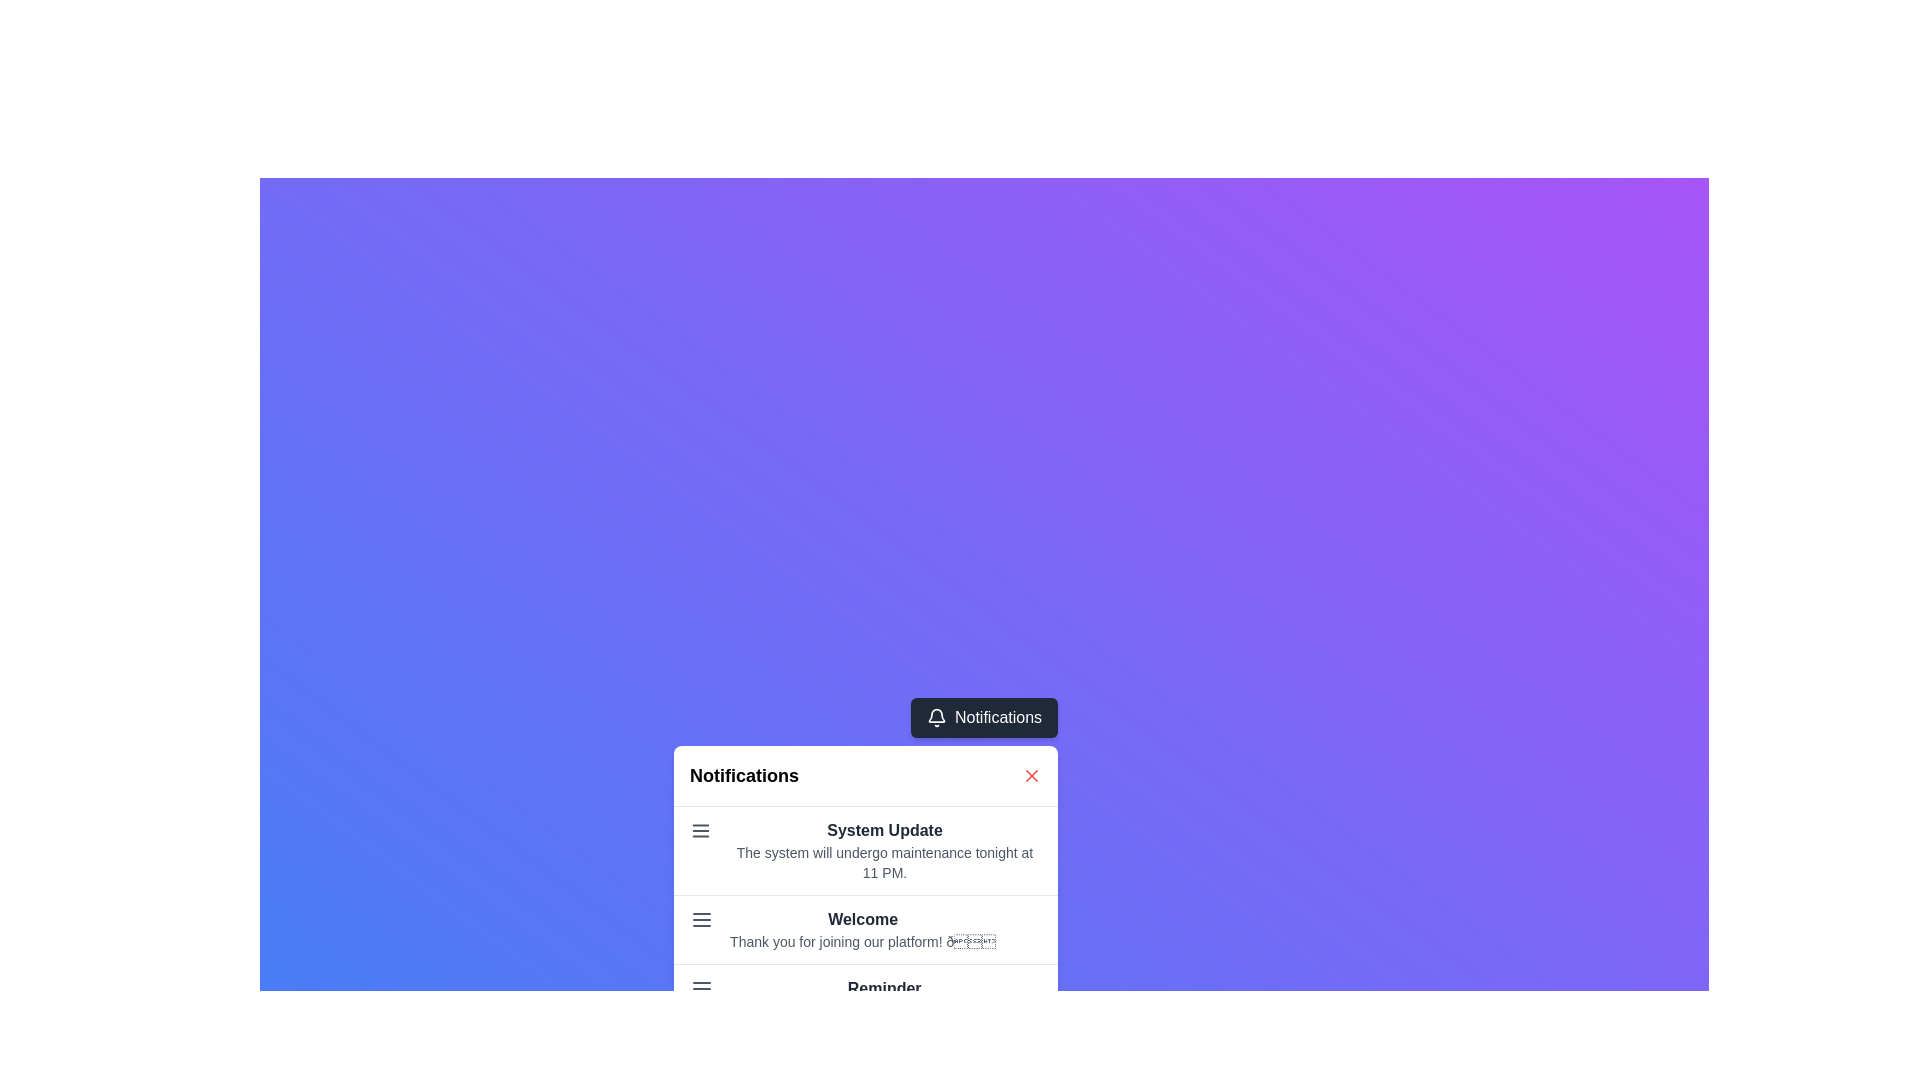 This screenshot has width=1920, height=1080. What do you see at coordinates (863, 920) in the screenshot?
I see `text content of the welcoming header located at the second notification entry in the notifications panel, positioned at the top-center below the entry with 'System Update.'` at bounding box center [863, 920].